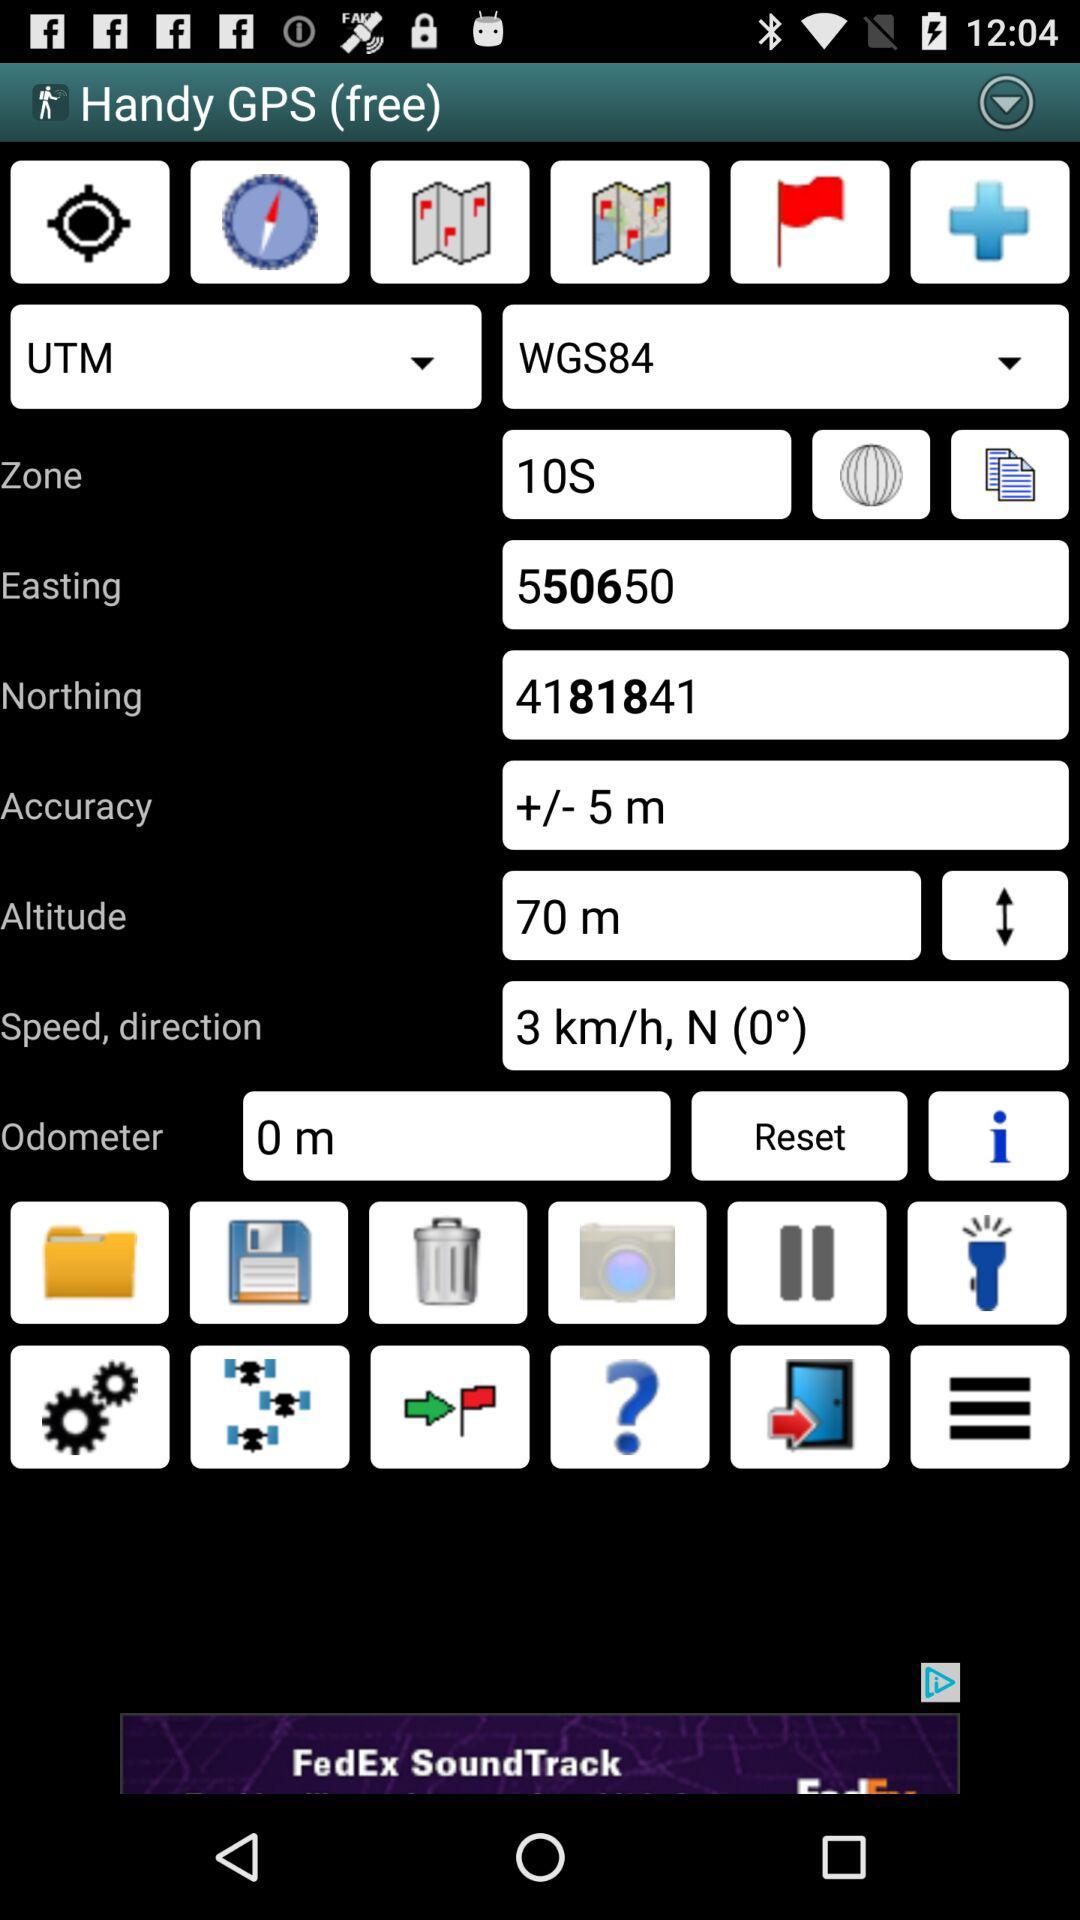  Describe the element at coordinates (540, 1727) in the screenshot. I see `opens up advertisement` at that location.